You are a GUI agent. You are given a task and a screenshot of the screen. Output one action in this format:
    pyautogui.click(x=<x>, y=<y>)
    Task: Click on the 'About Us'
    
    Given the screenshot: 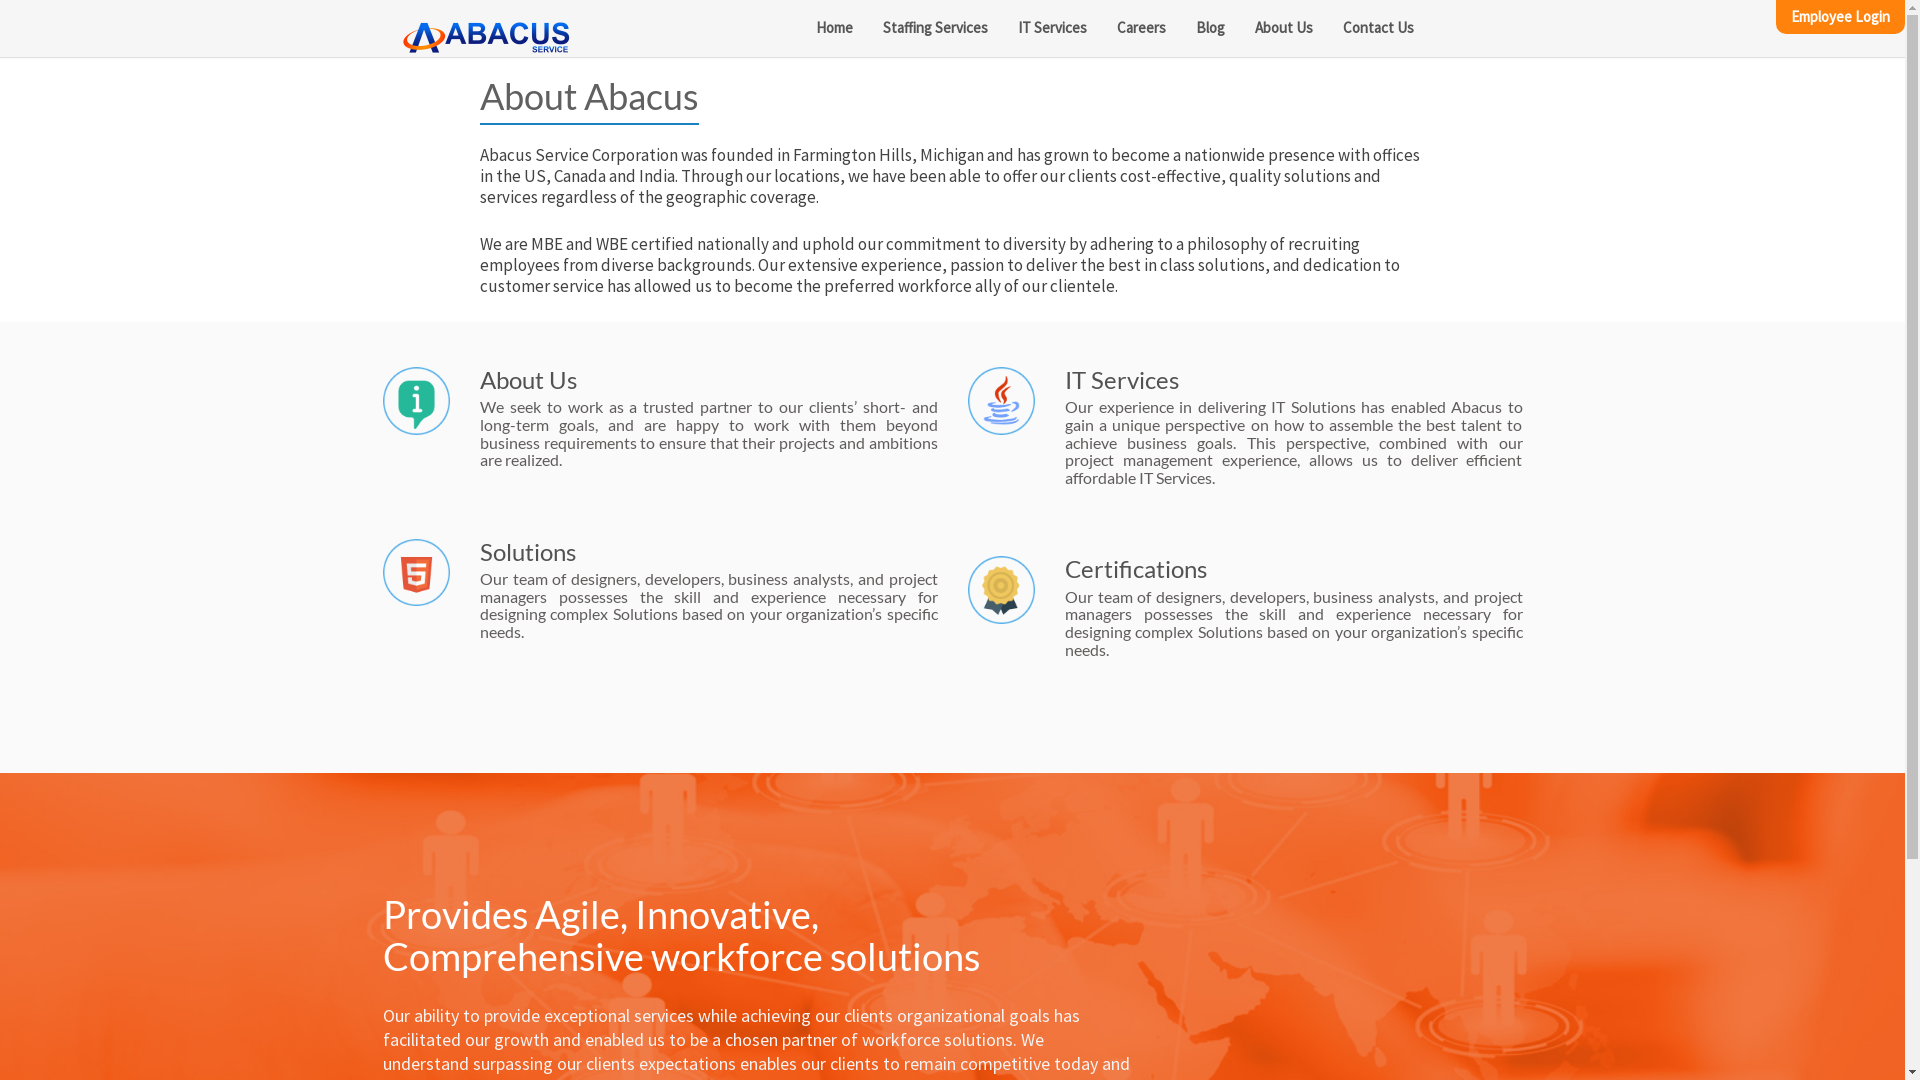 What is the action you would take?
    pyautogui.click(x=1283, y=27)
    